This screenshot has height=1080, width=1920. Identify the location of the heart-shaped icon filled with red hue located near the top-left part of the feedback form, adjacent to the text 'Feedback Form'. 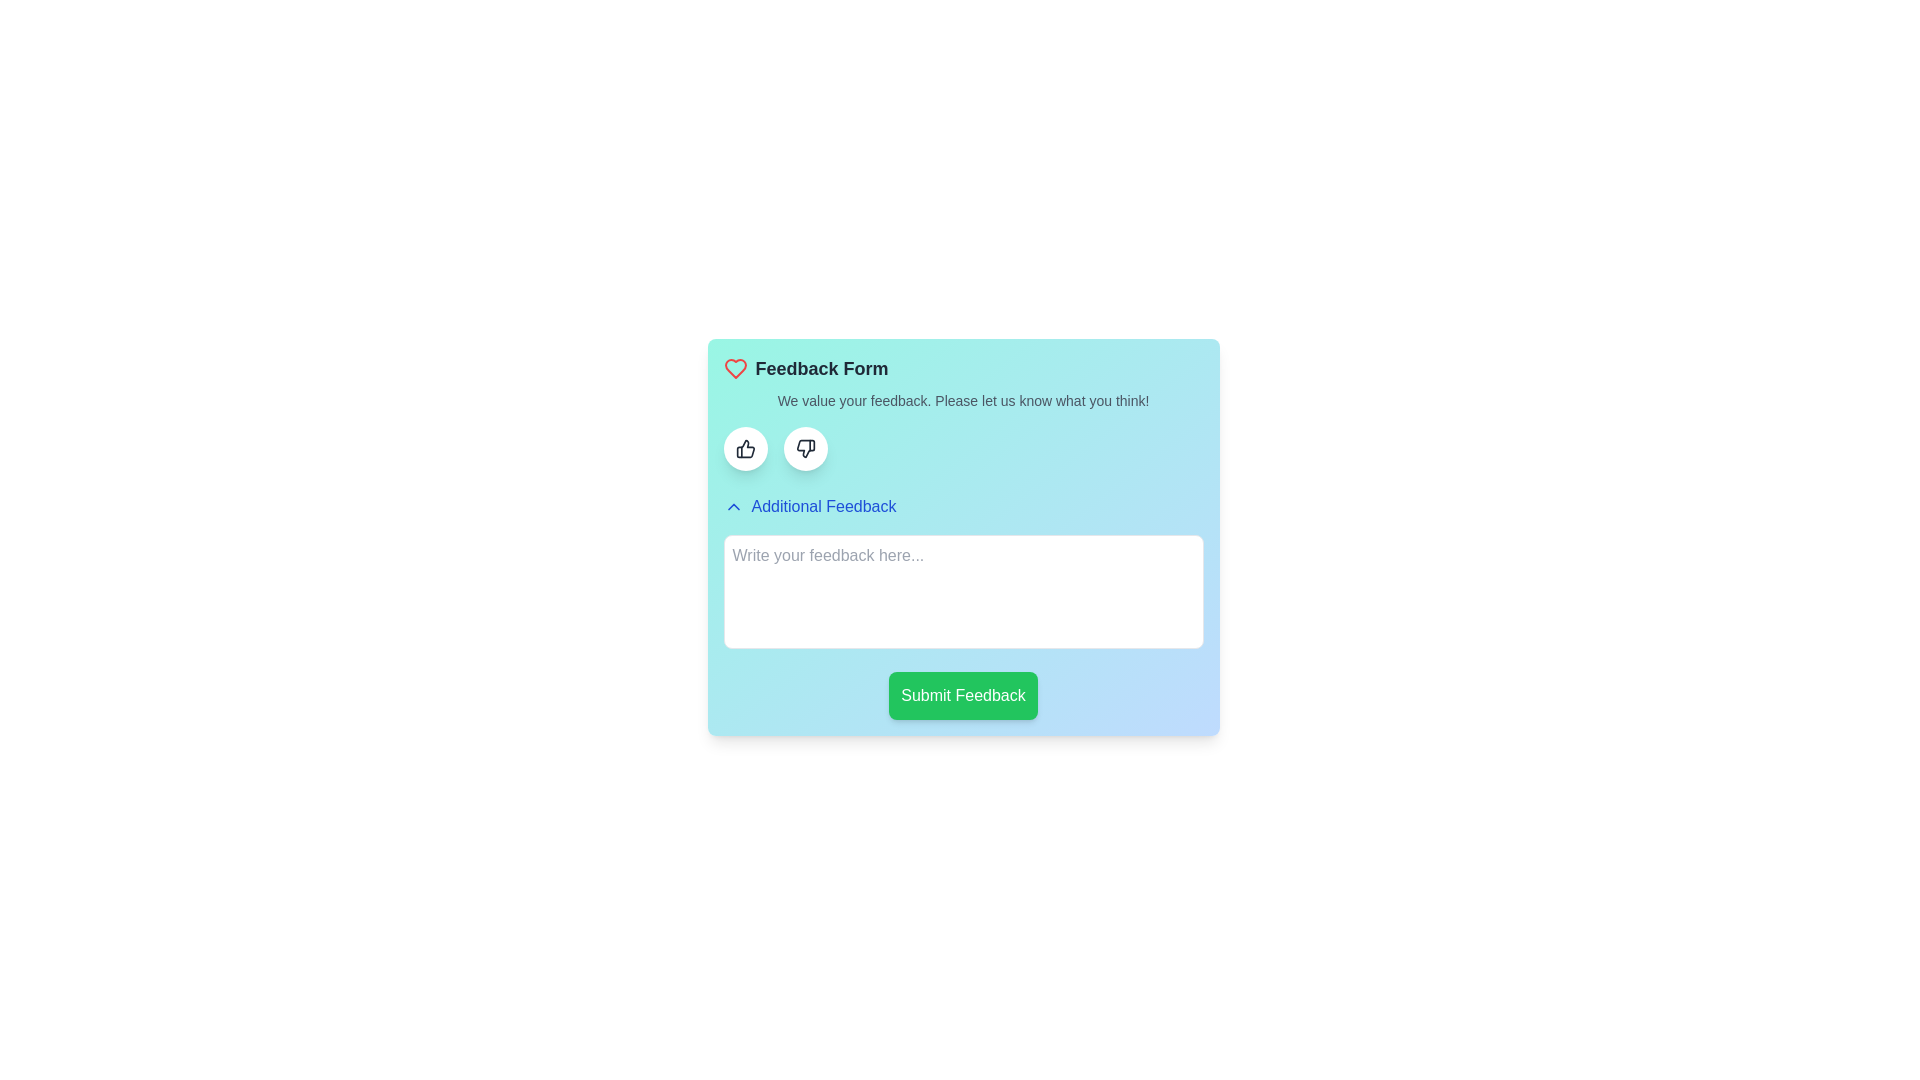
(734, 369).